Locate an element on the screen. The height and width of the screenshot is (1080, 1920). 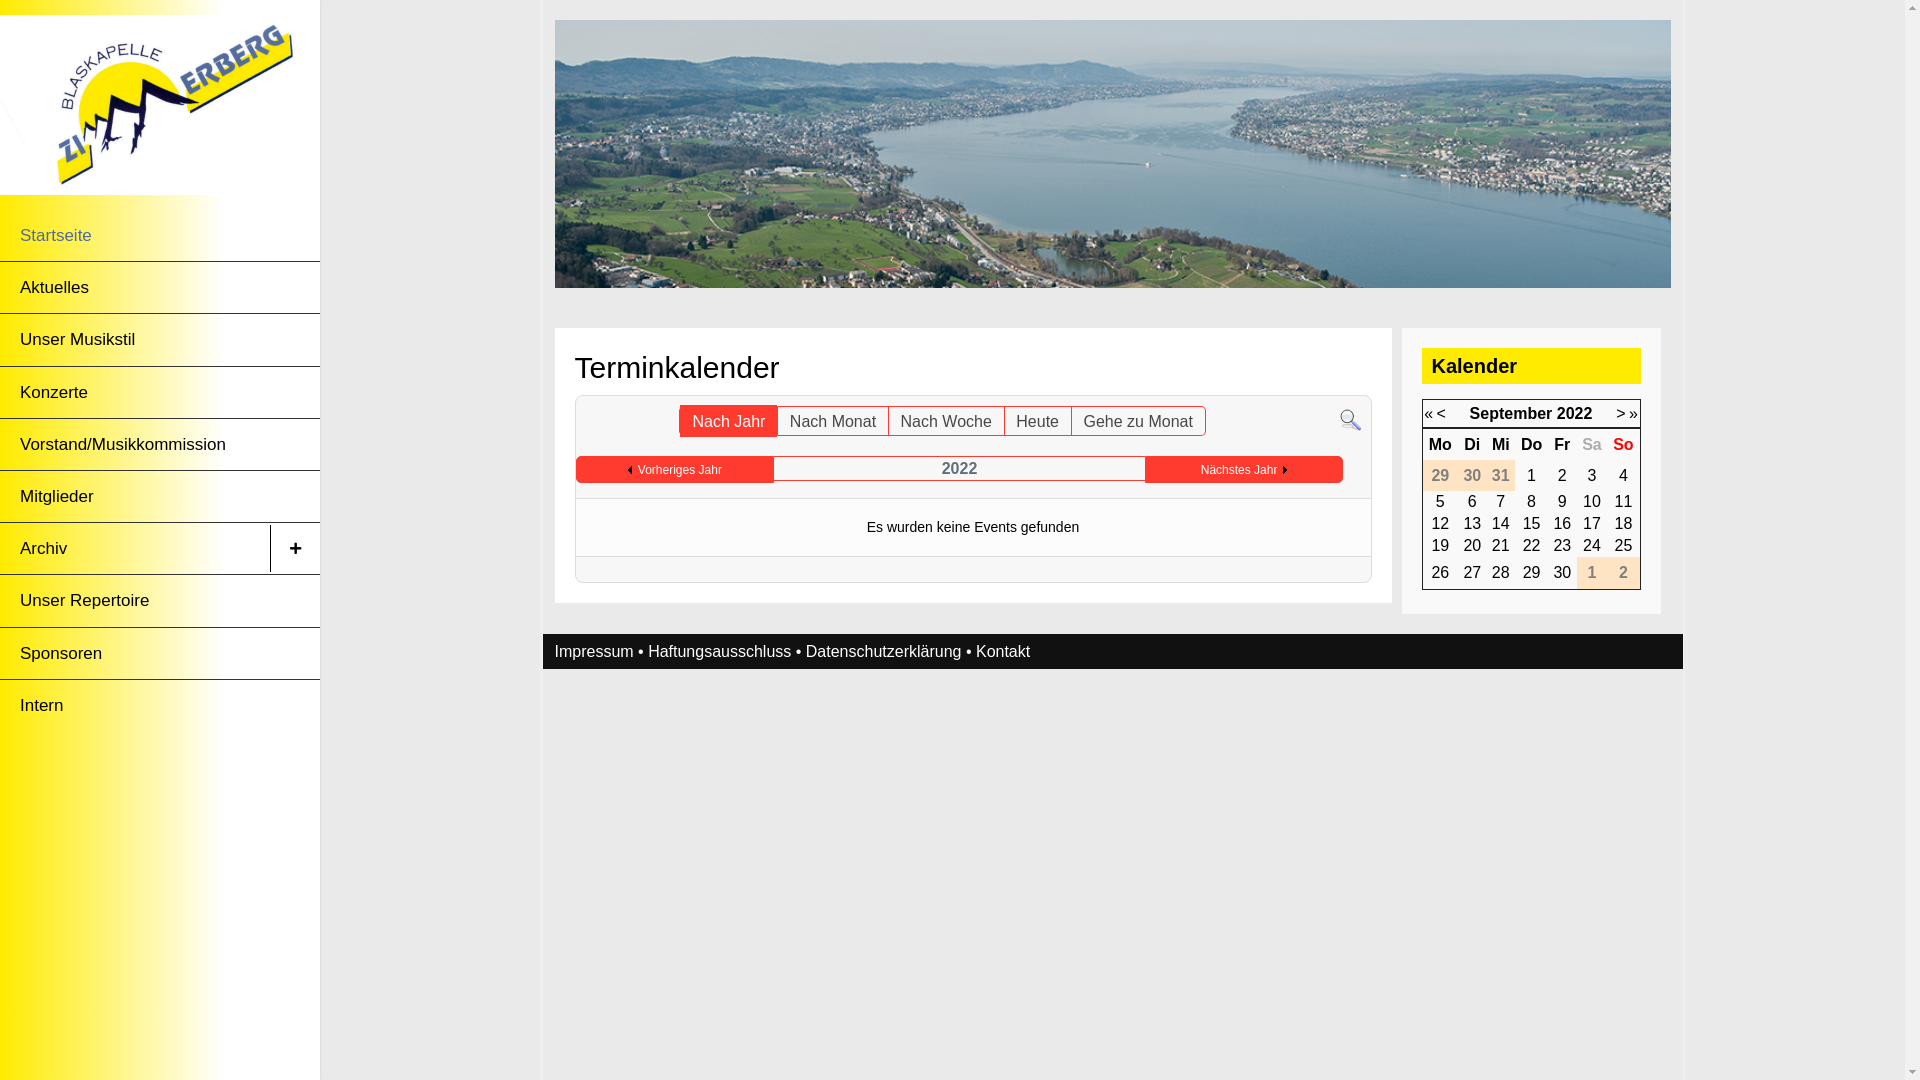
'1' is located at coordinates (1530, 475).